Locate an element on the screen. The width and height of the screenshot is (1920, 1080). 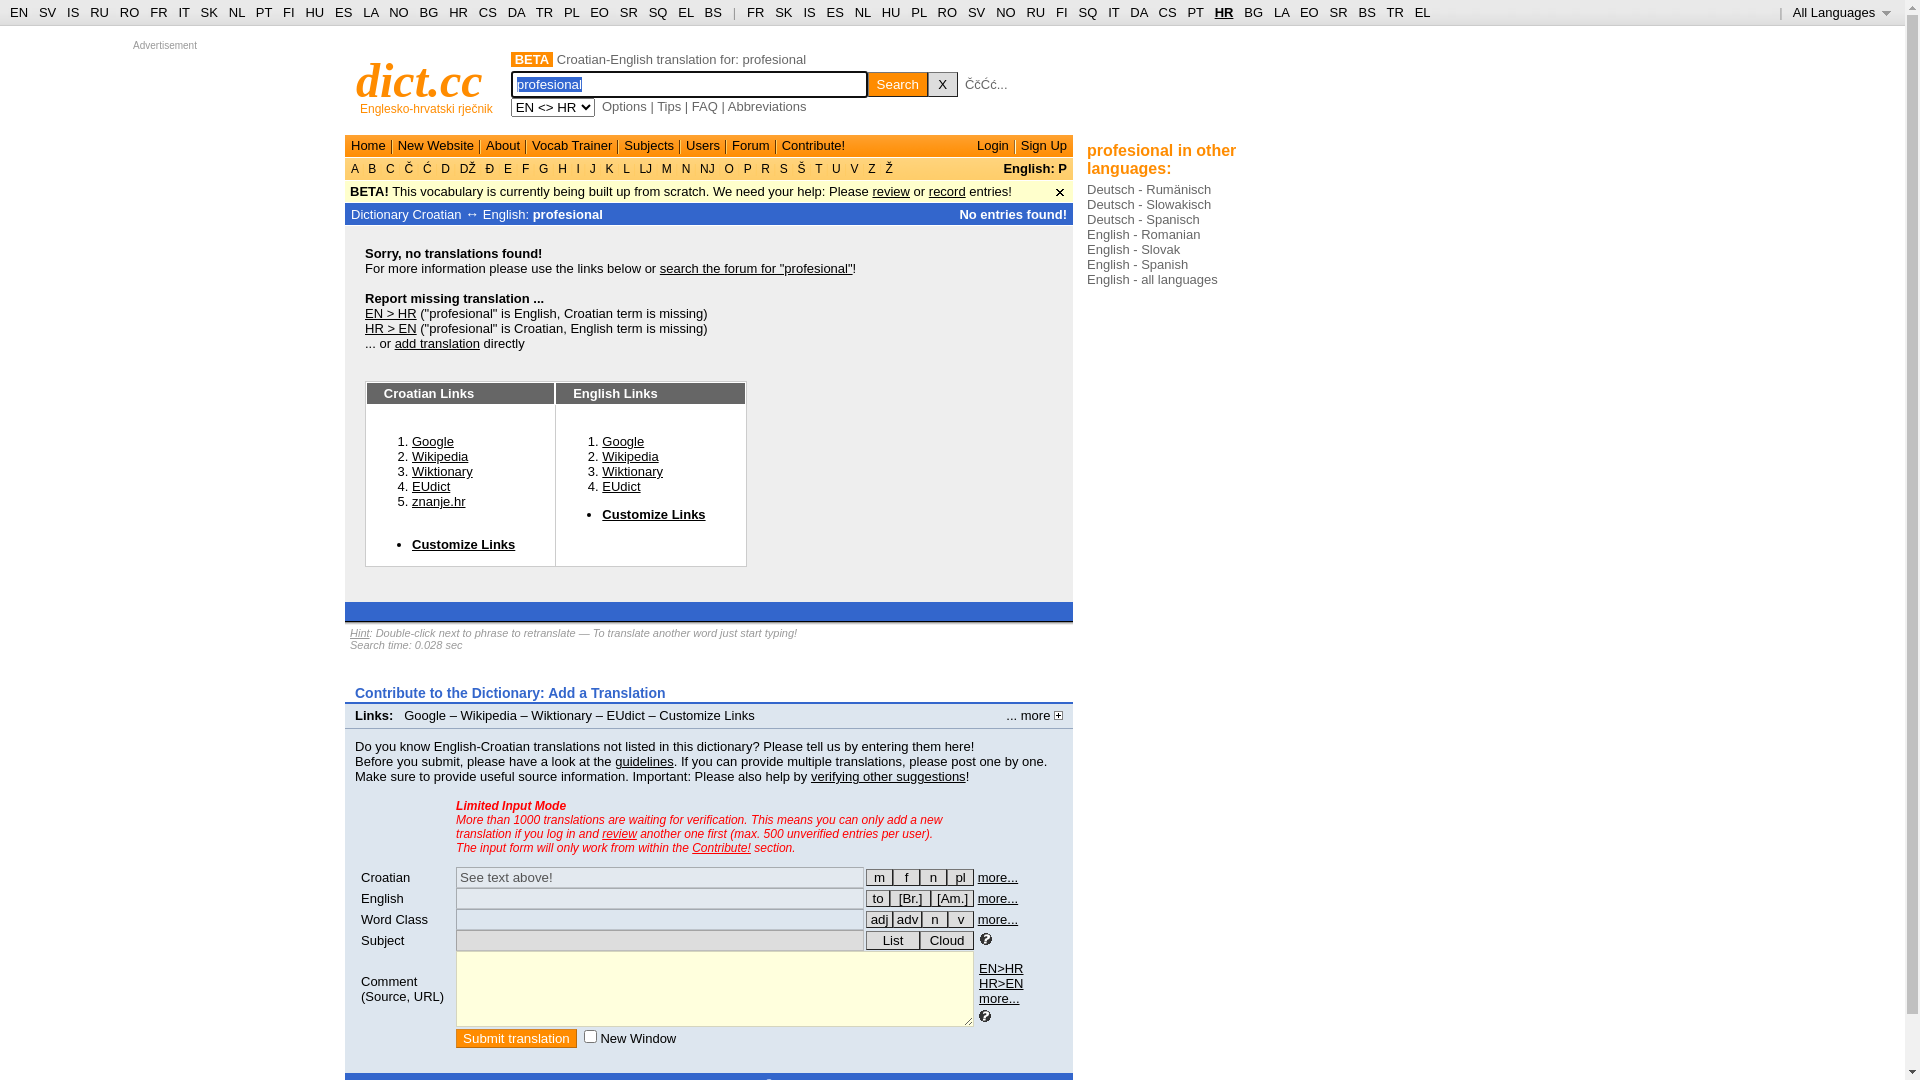
'BG' is located at coordinates (419, 12).